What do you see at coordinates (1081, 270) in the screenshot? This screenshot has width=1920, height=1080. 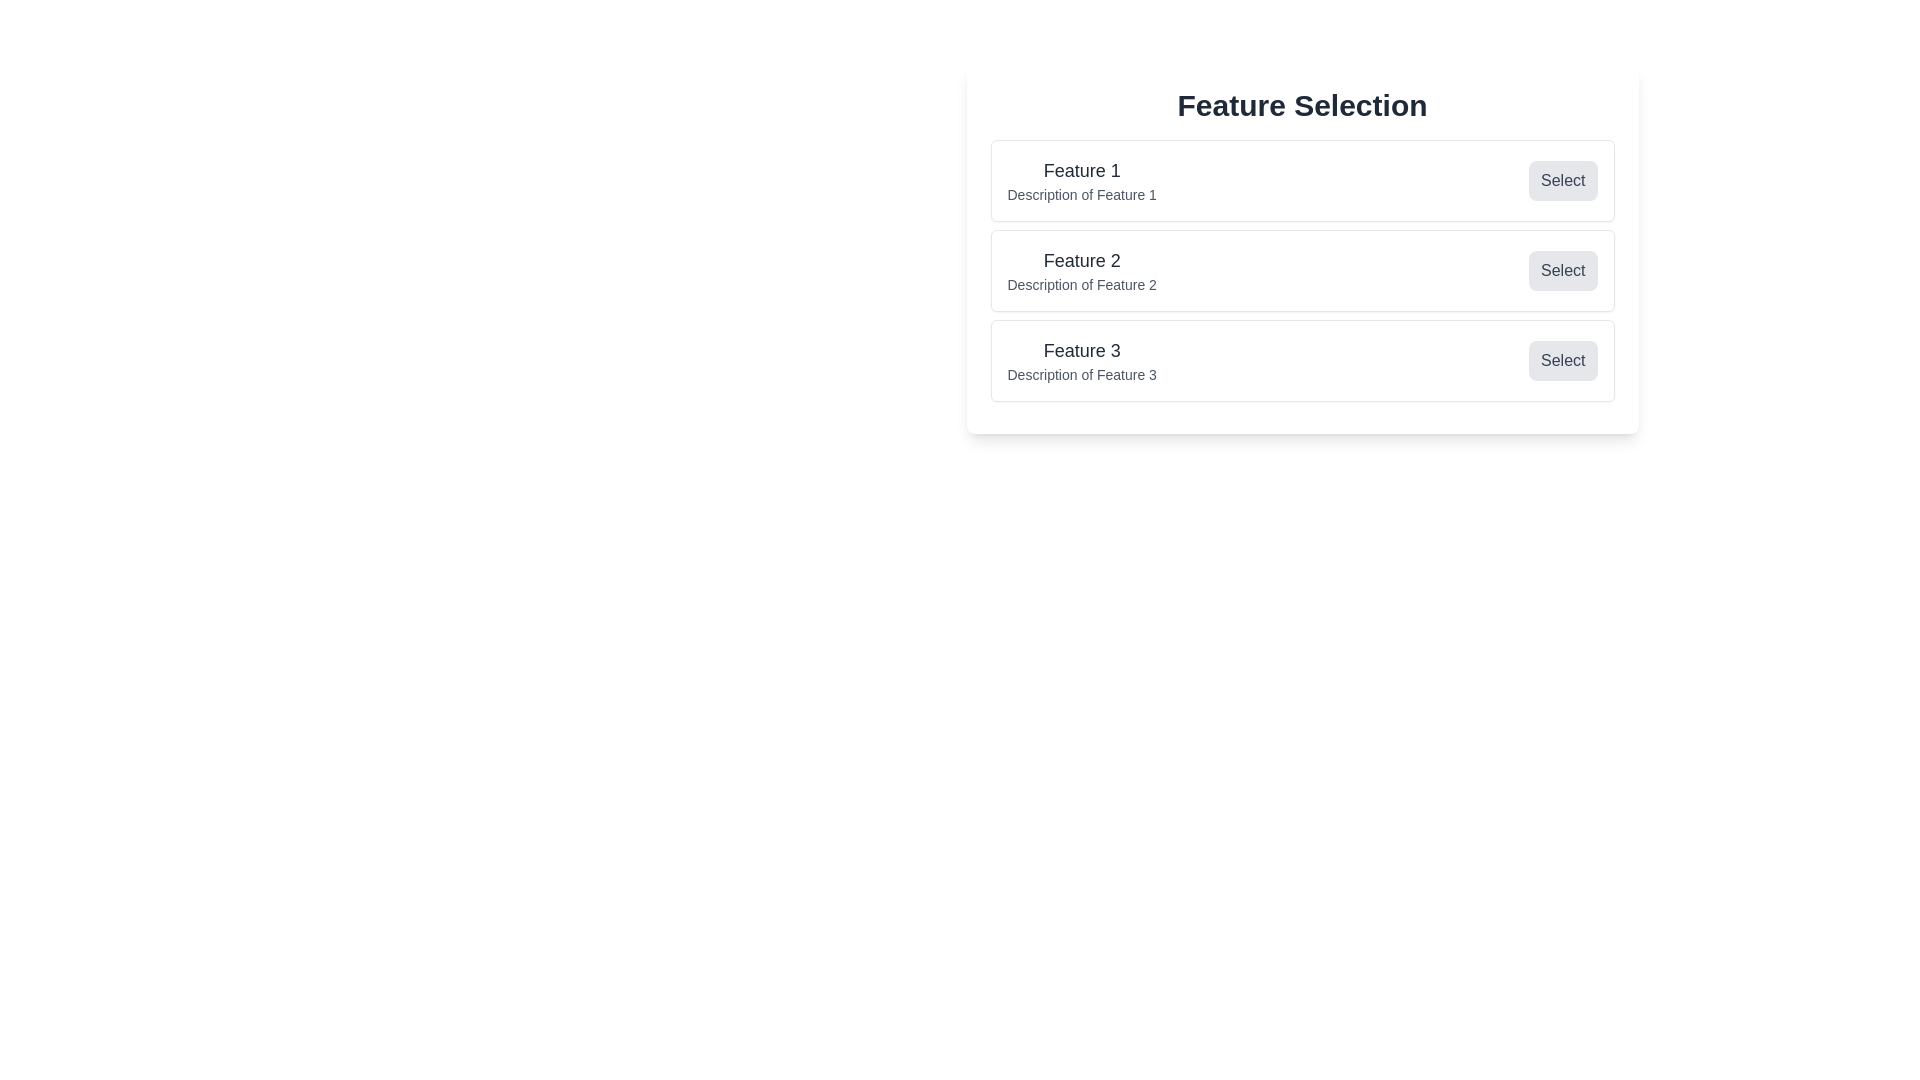 I see `the text label displaying 'Feature 2' with a description below it, which is located in the vertical list of options labeled 'Feature Selection'` at bounding box center [1081, 270].